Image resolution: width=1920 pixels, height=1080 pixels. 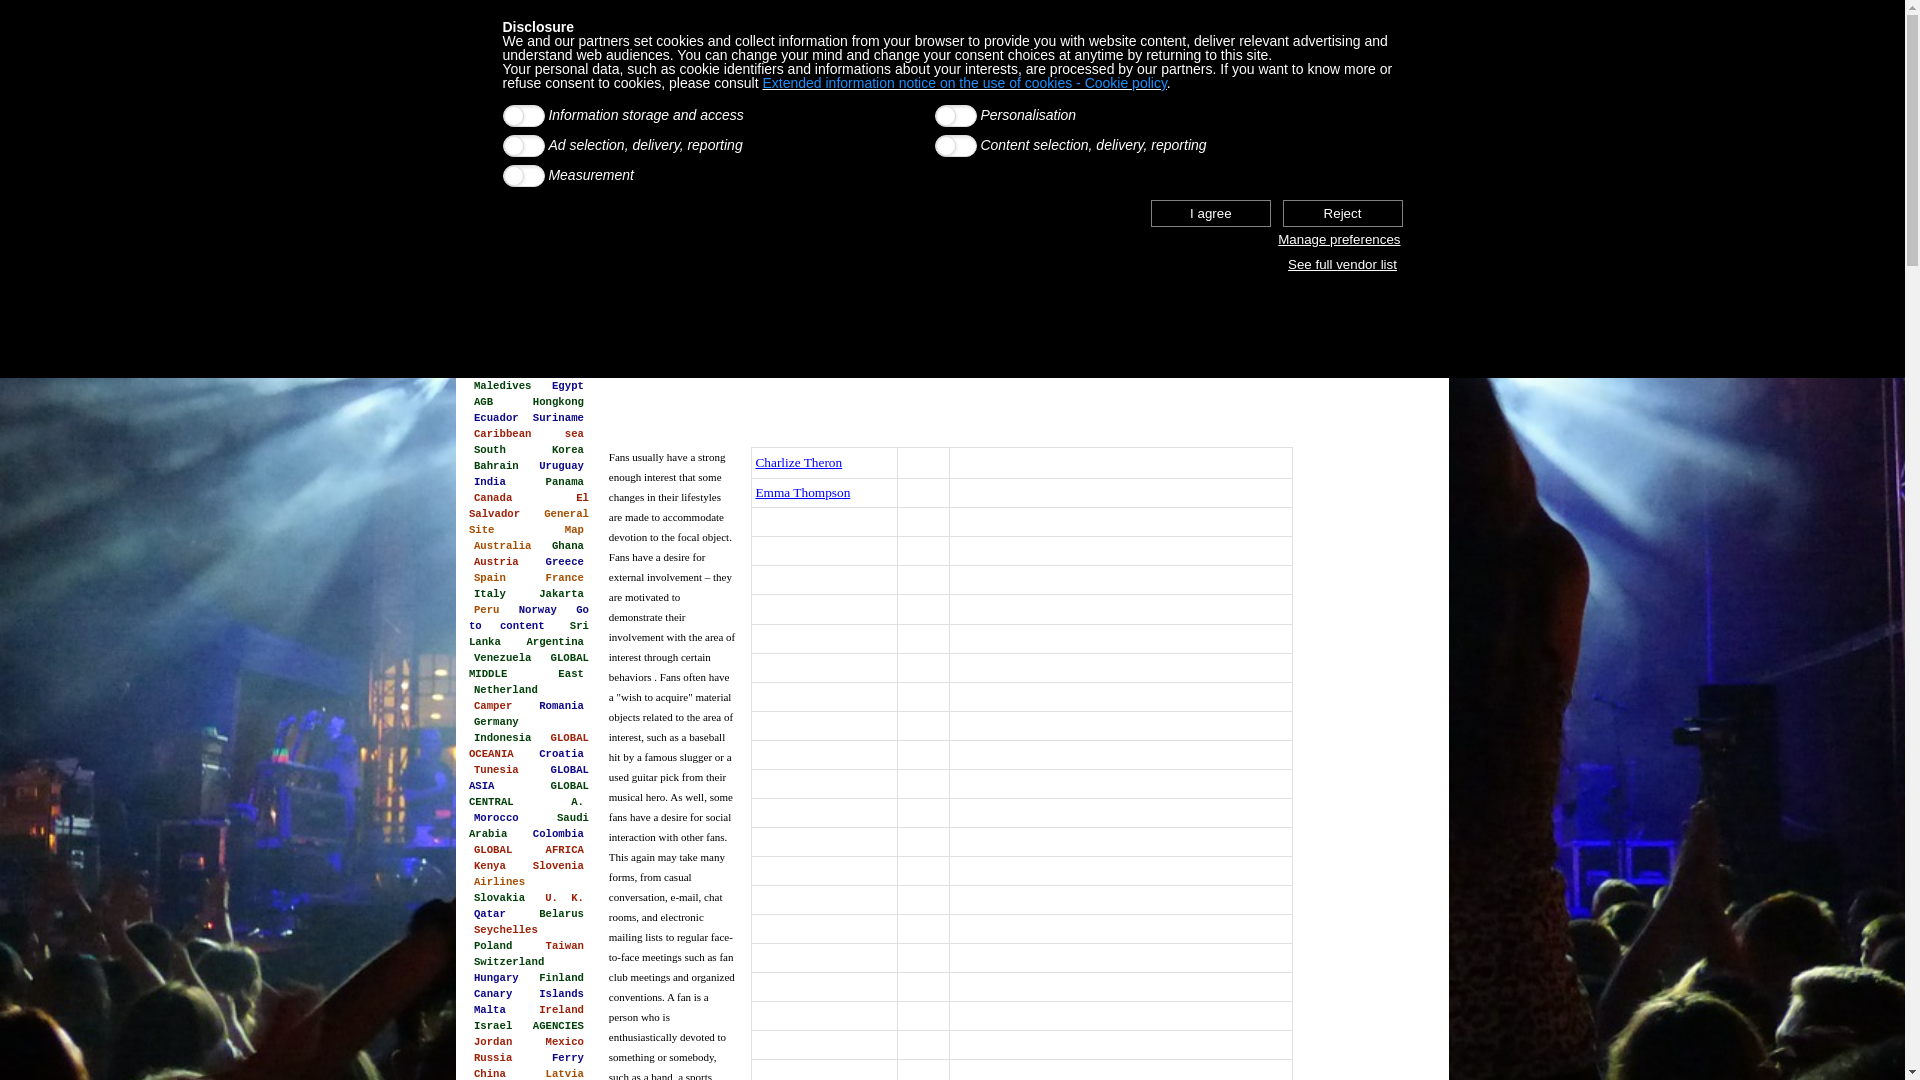 I want to click on 'Croatia', so click(x=560, y=753).